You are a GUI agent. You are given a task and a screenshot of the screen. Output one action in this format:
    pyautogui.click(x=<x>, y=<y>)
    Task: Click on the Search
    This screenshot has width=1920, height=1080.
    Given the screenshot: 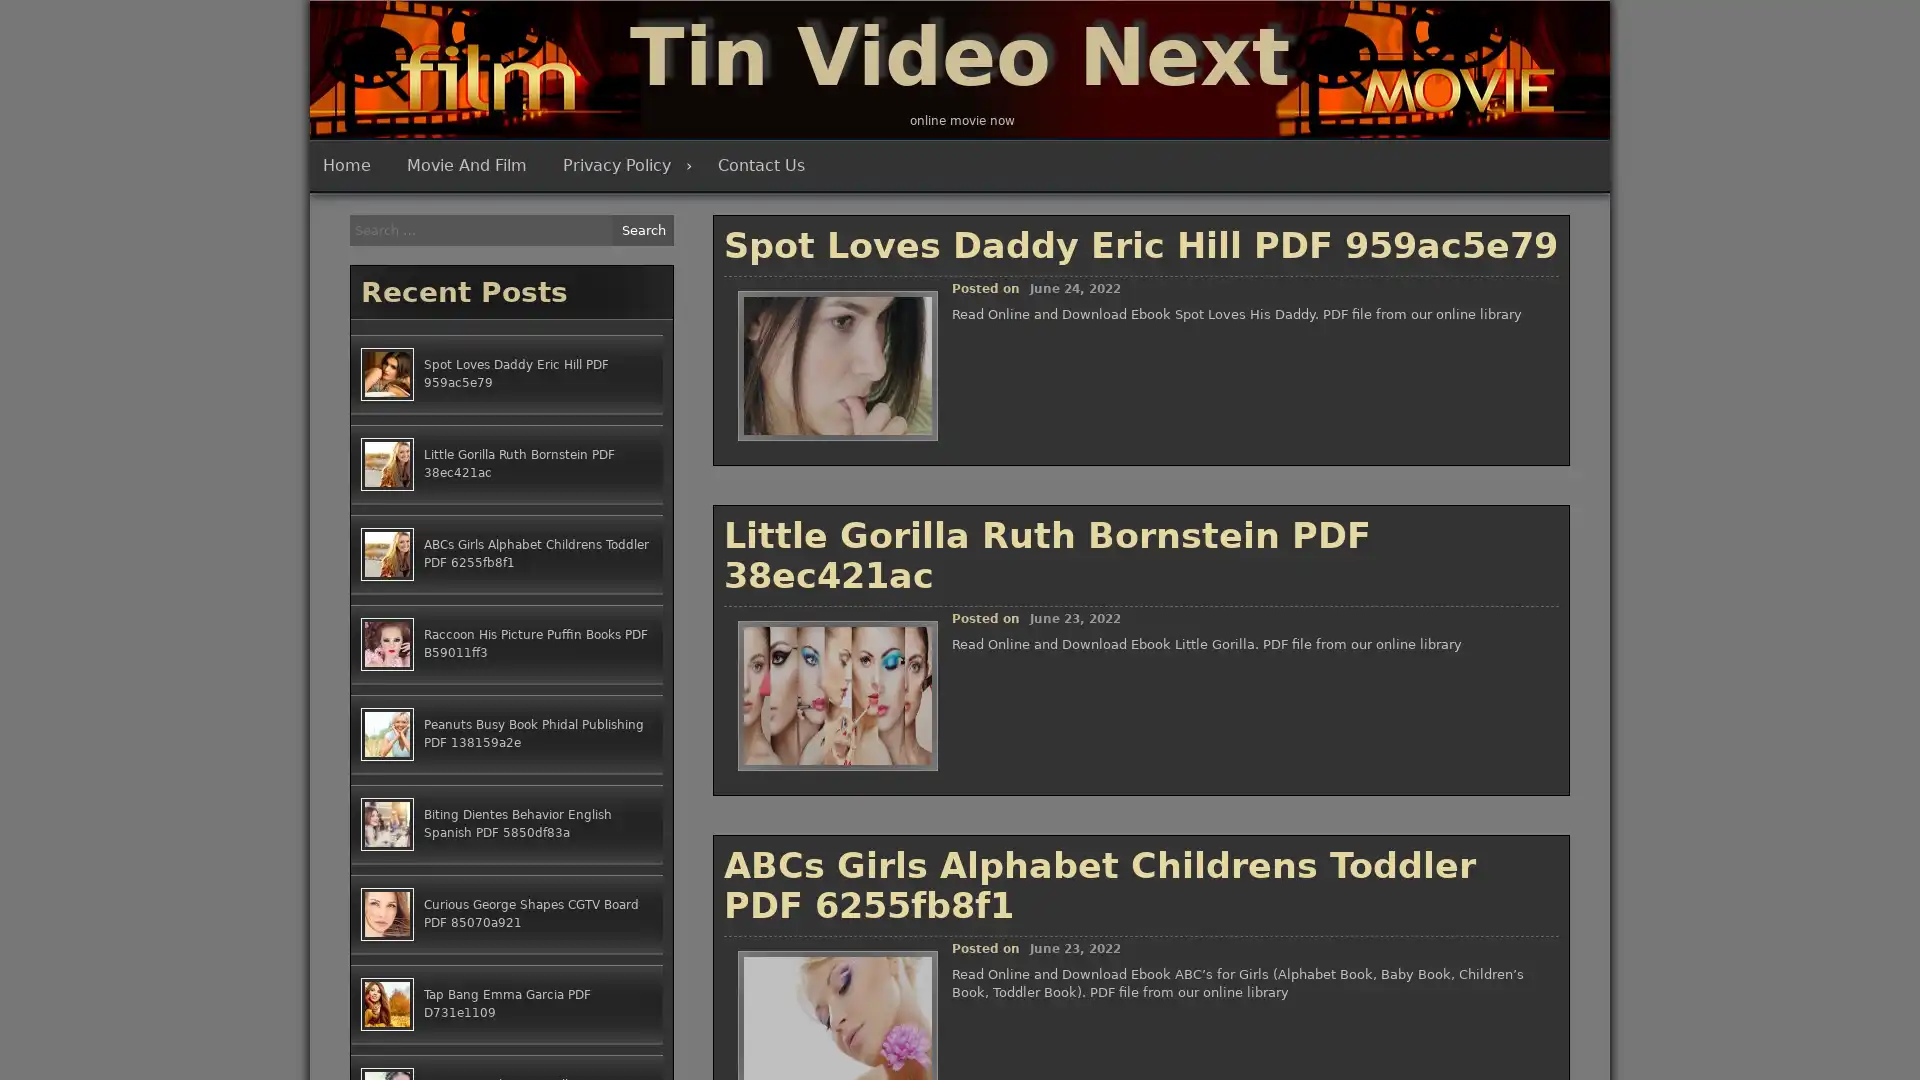 What is the action you would take?
    pyautogui.click(x=643, y=229)
    